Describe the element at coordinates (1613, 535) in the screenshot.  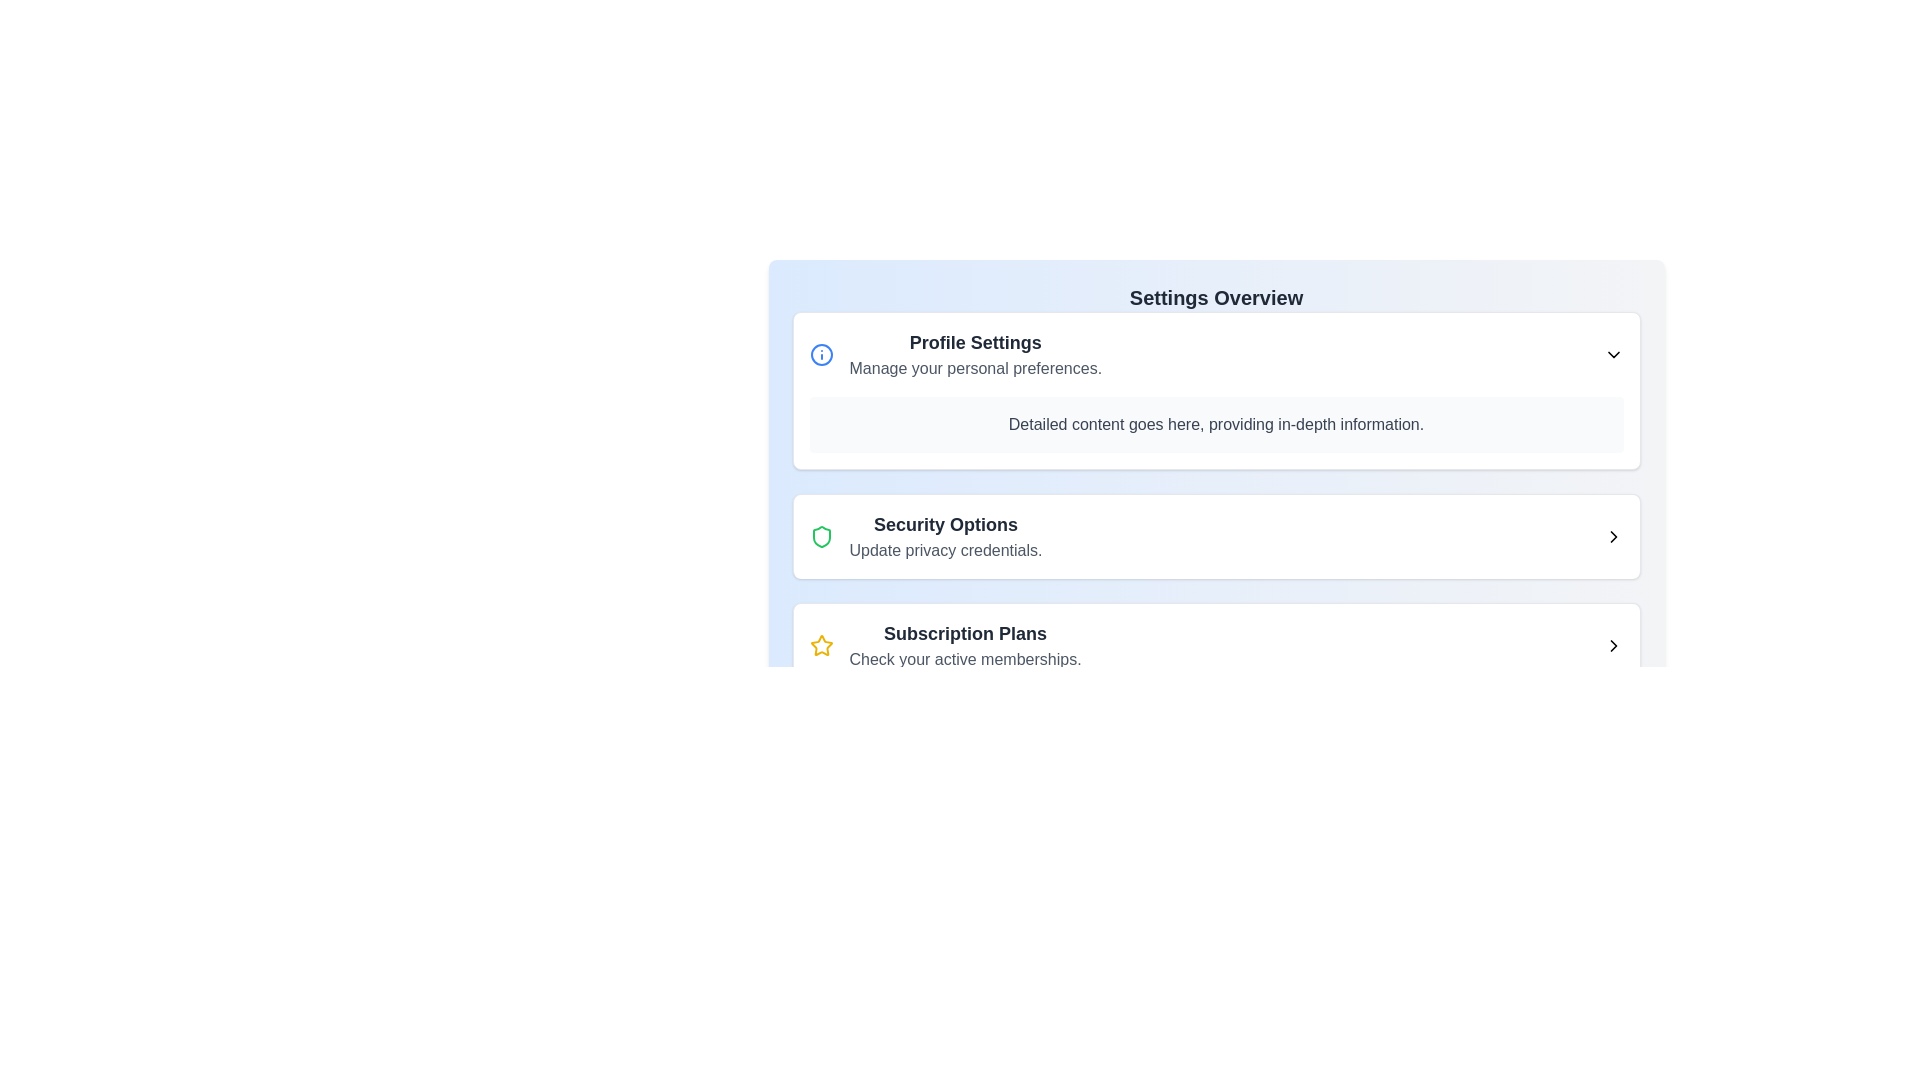
I see `the chevron-shaped arrow icon at the far-right end of the layout row associated with 'Security Options'` at that location.